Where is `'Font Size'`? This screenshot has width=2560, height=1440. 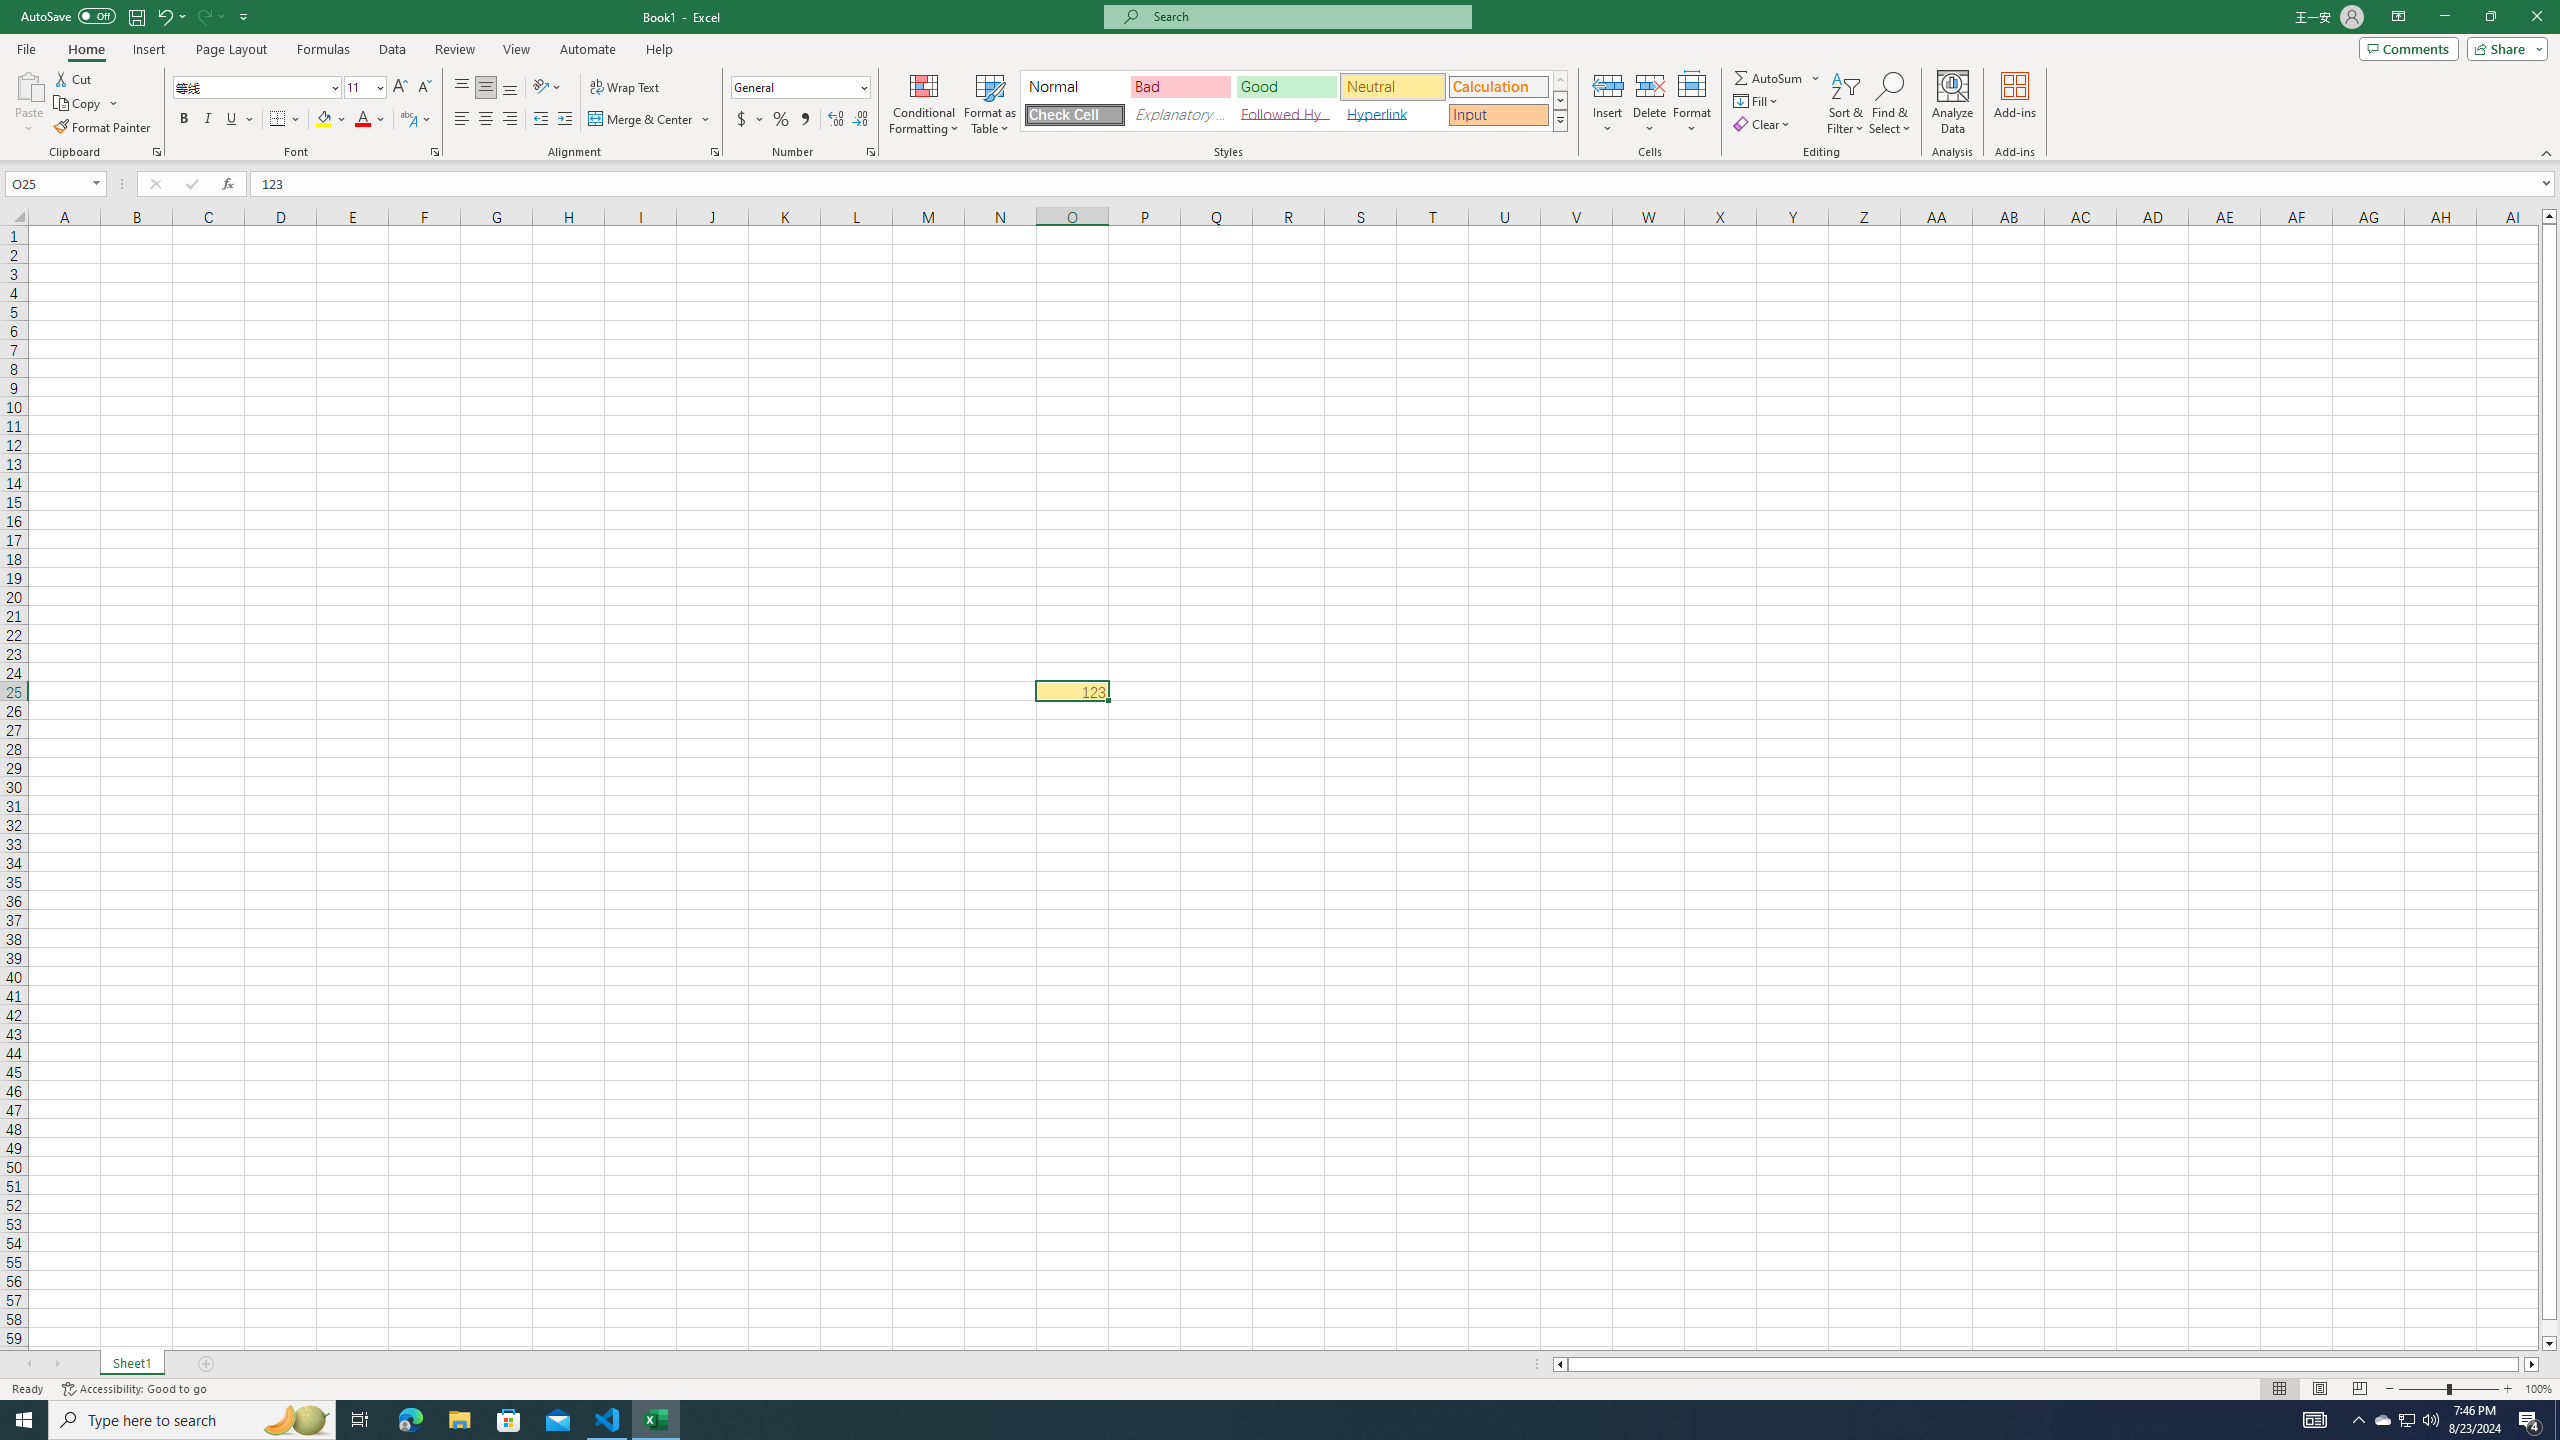 'Font Size' is located at coordinates (363, 87).